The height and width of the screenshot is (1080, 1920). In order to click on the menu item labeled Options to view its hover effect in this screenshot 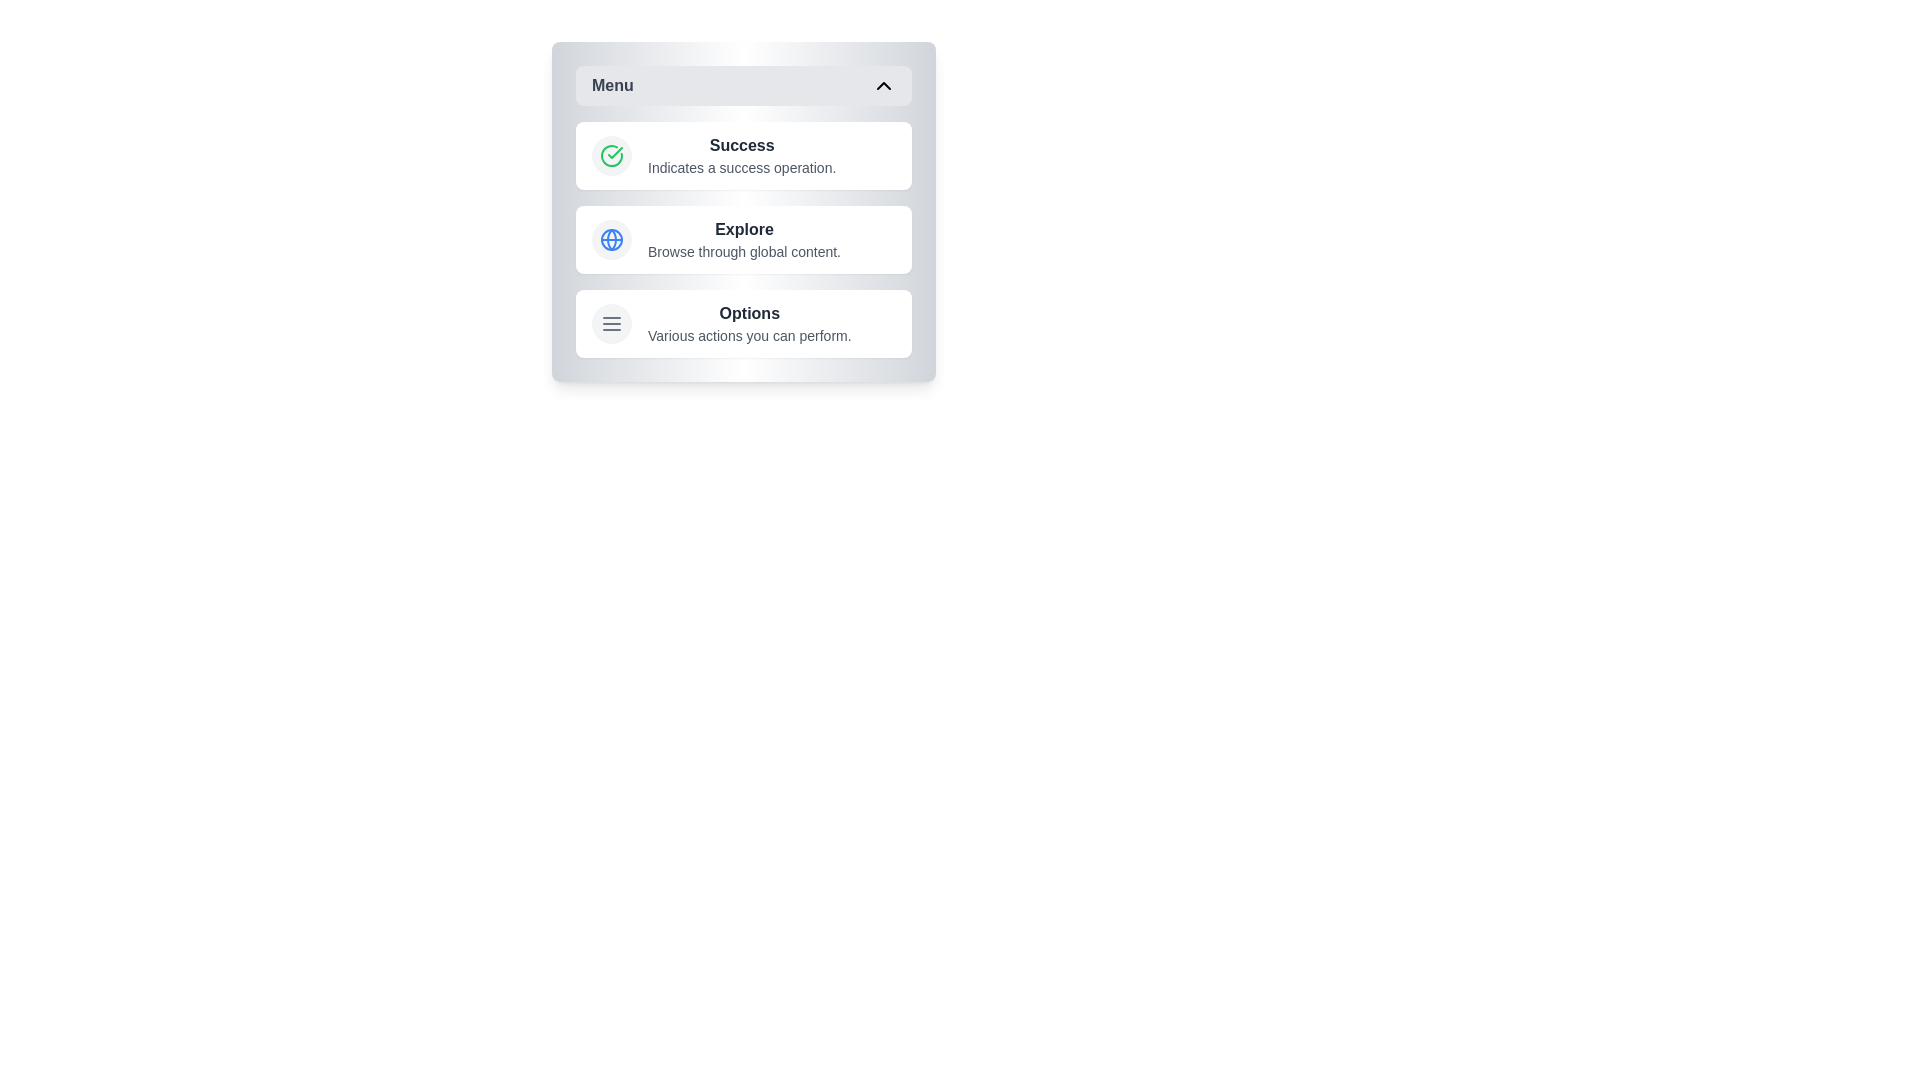, I will do `click(743, 323)`.